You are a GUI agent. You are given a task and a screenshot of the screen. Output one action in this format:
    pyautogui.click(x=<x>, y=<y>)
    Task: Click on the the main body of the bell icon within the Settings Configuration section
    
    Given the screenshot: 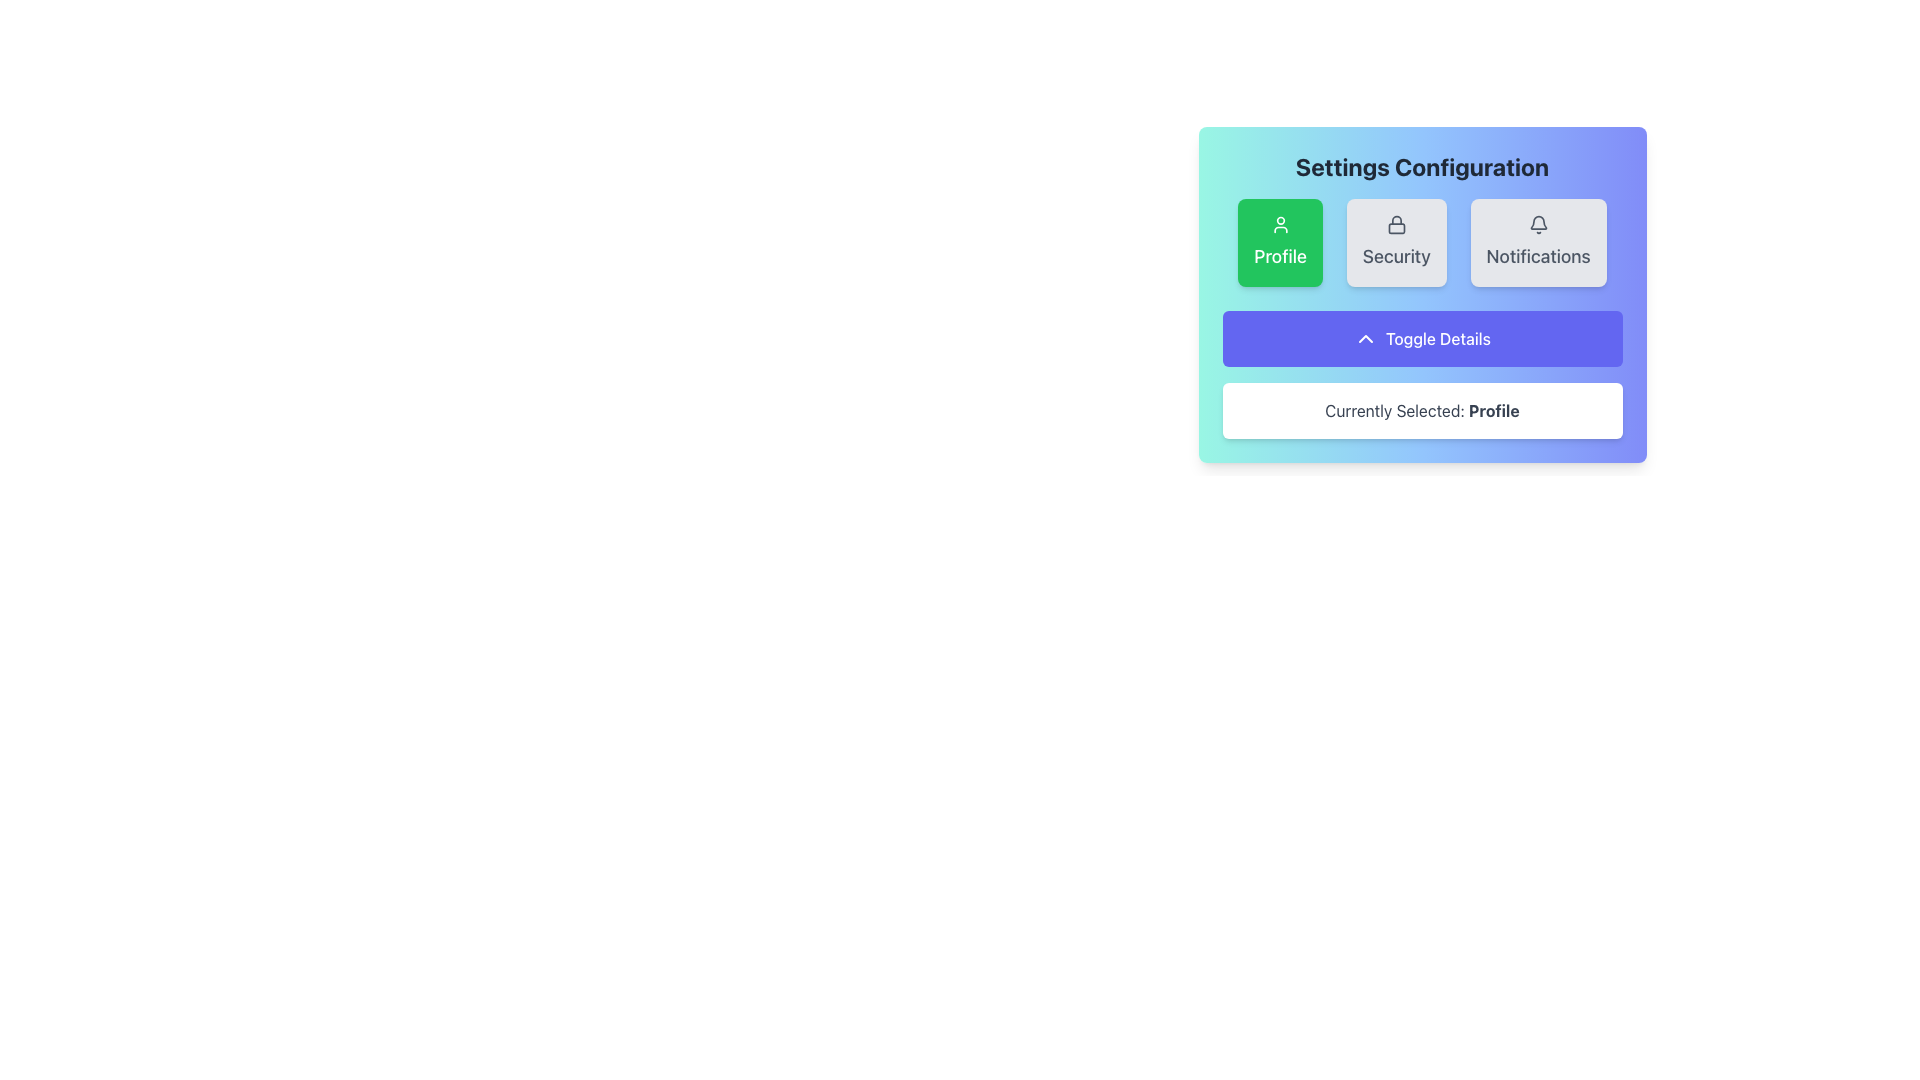 What is the action you would take?
    pyautogui.click(x=1536, y=222)
    